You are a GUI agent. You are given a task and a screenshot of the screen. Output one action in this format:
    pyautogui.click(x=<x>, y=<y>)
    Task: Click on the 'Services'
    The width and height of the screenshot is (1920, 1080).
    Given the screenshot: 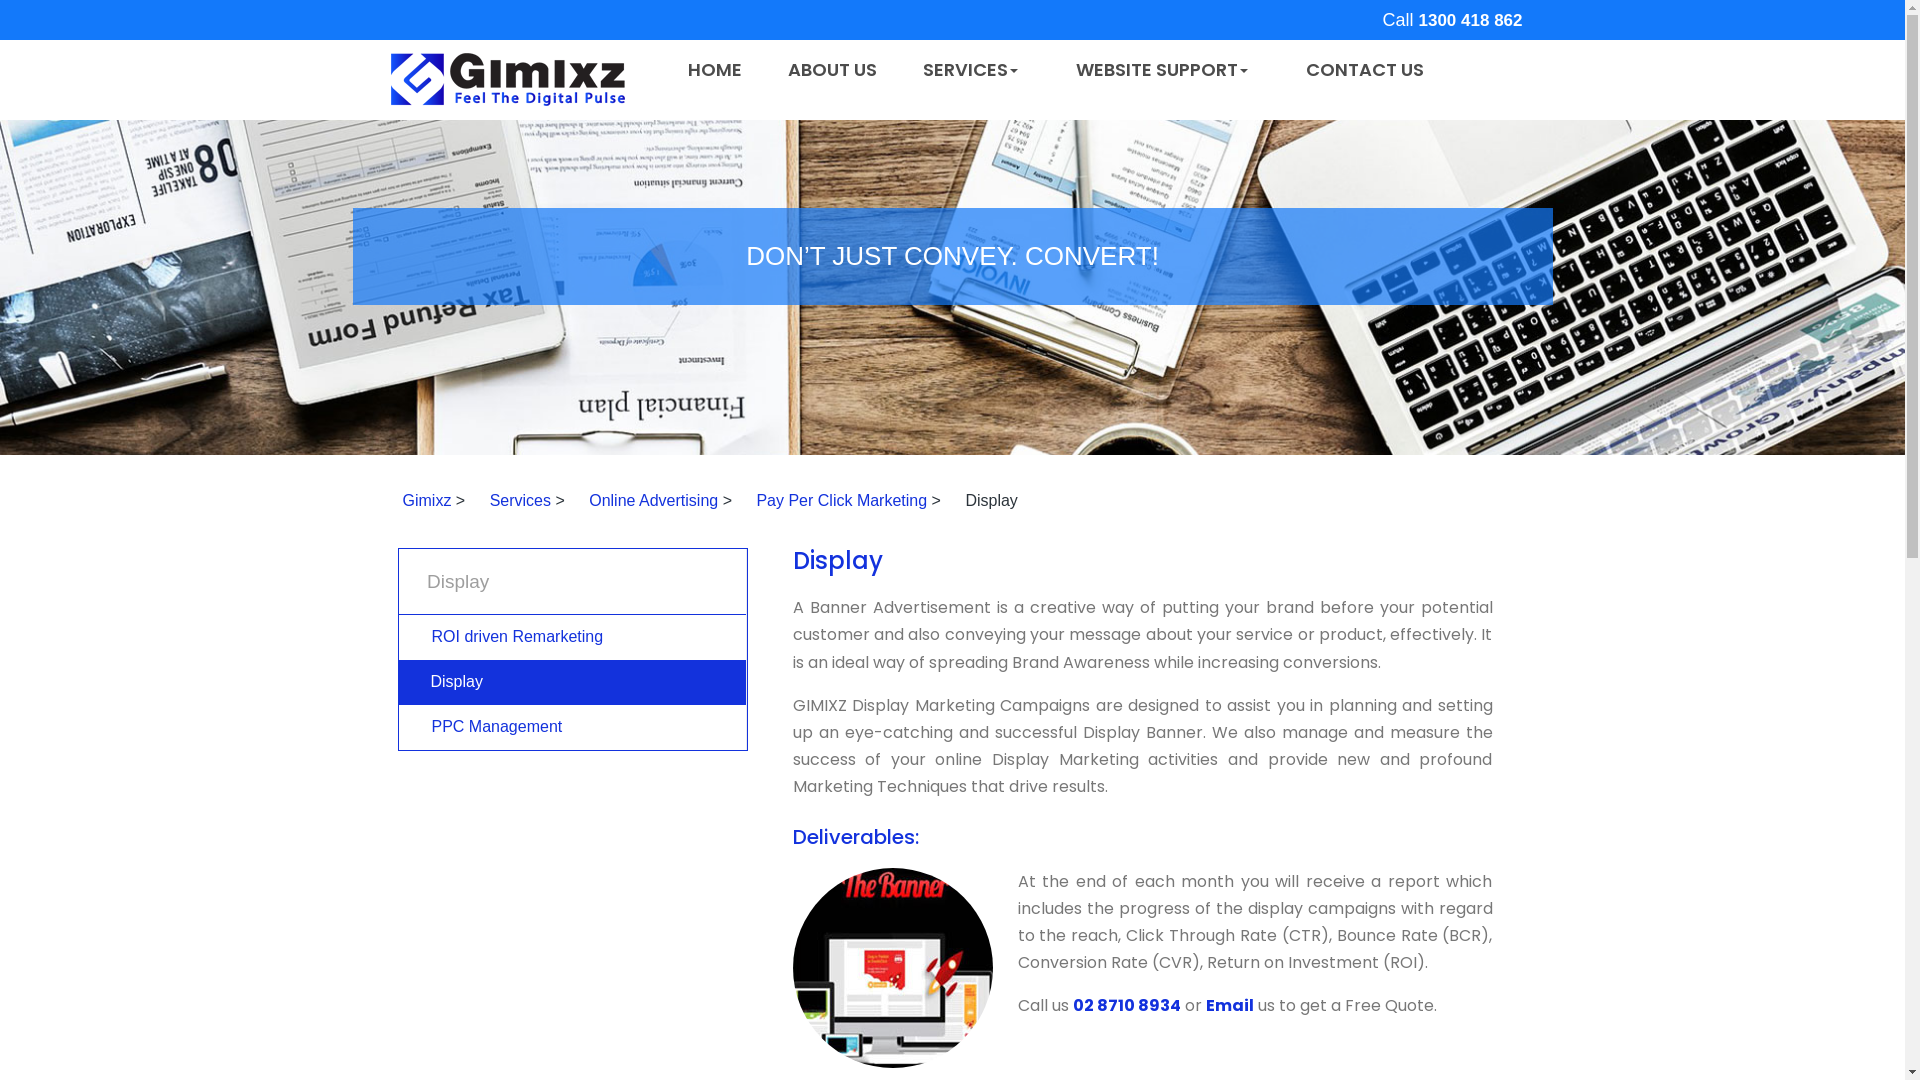 What is the action you would take?
    pyautogui.click(x=480, y=499)
    